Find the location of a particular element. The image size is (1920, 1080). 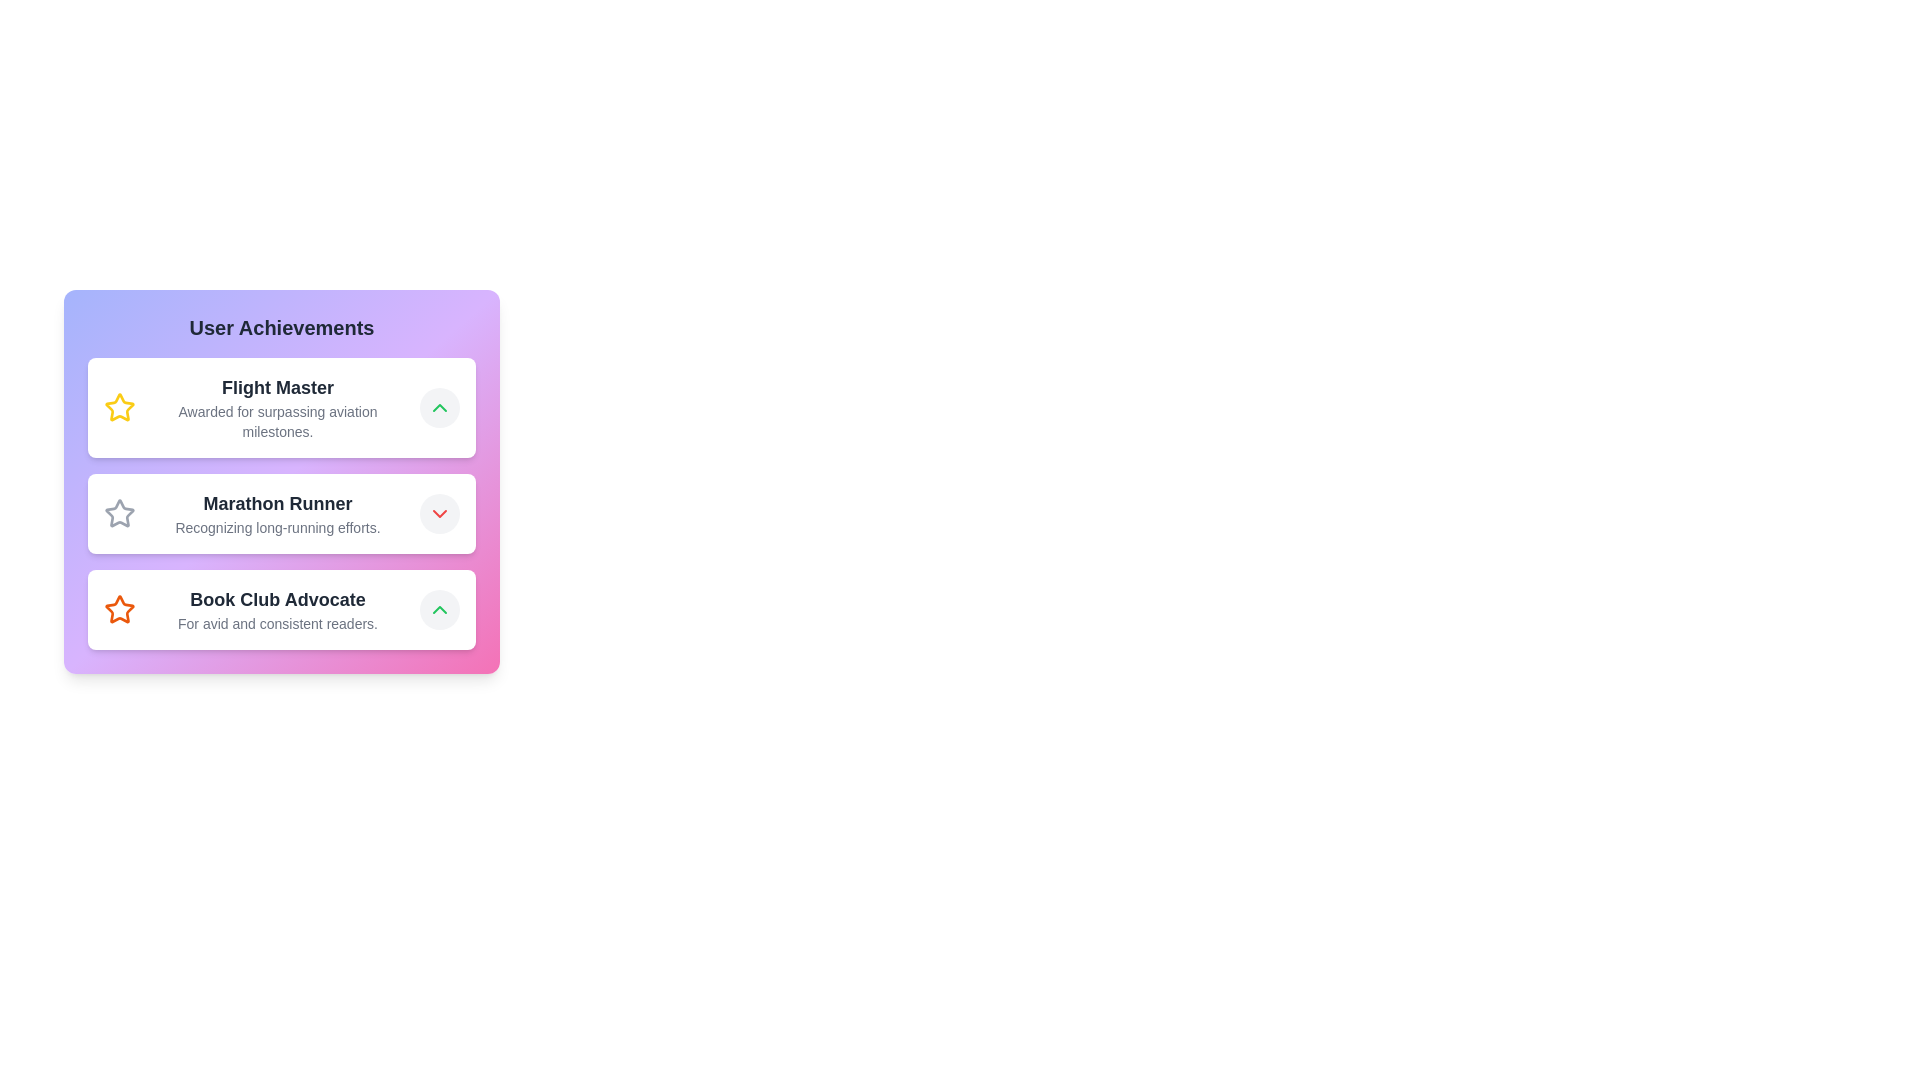

the SVG icon located at the right end of the 'Marathon Runner' achievement in the User Achievements list is located at coordinates (439, 512).